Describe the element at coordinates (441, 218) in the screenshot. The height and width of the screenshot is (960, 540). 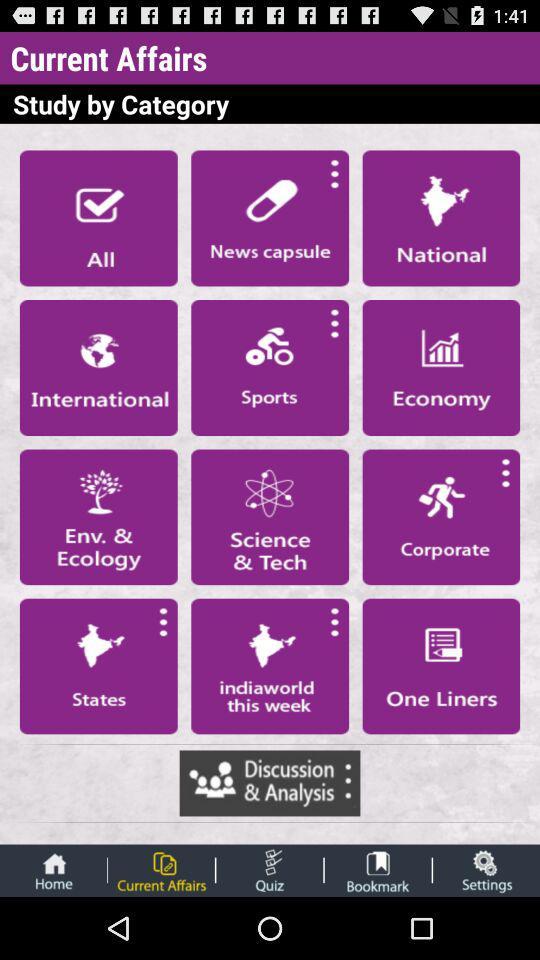
I see `the national category` at that location.